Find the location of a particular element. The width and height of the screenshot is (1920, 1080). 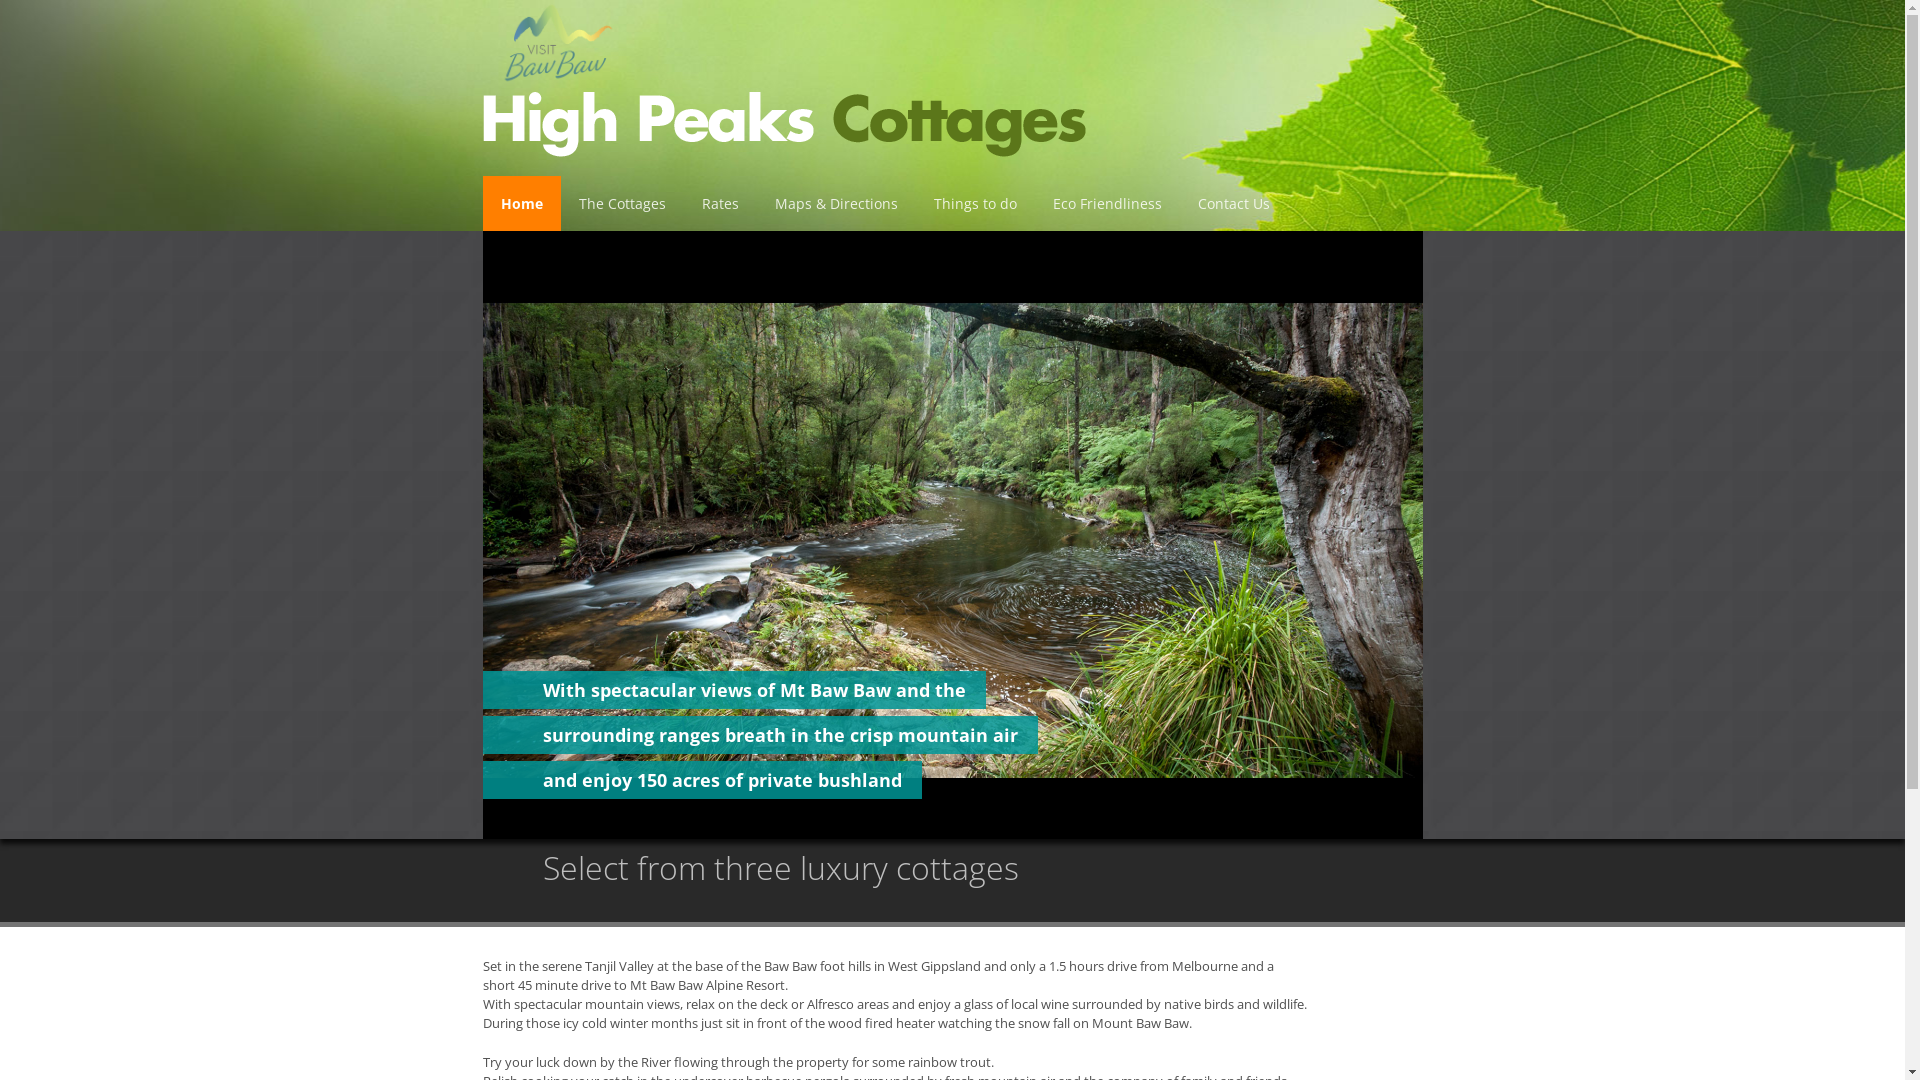

'Tanjil River West Branch' is located at coordinates (950, 534).